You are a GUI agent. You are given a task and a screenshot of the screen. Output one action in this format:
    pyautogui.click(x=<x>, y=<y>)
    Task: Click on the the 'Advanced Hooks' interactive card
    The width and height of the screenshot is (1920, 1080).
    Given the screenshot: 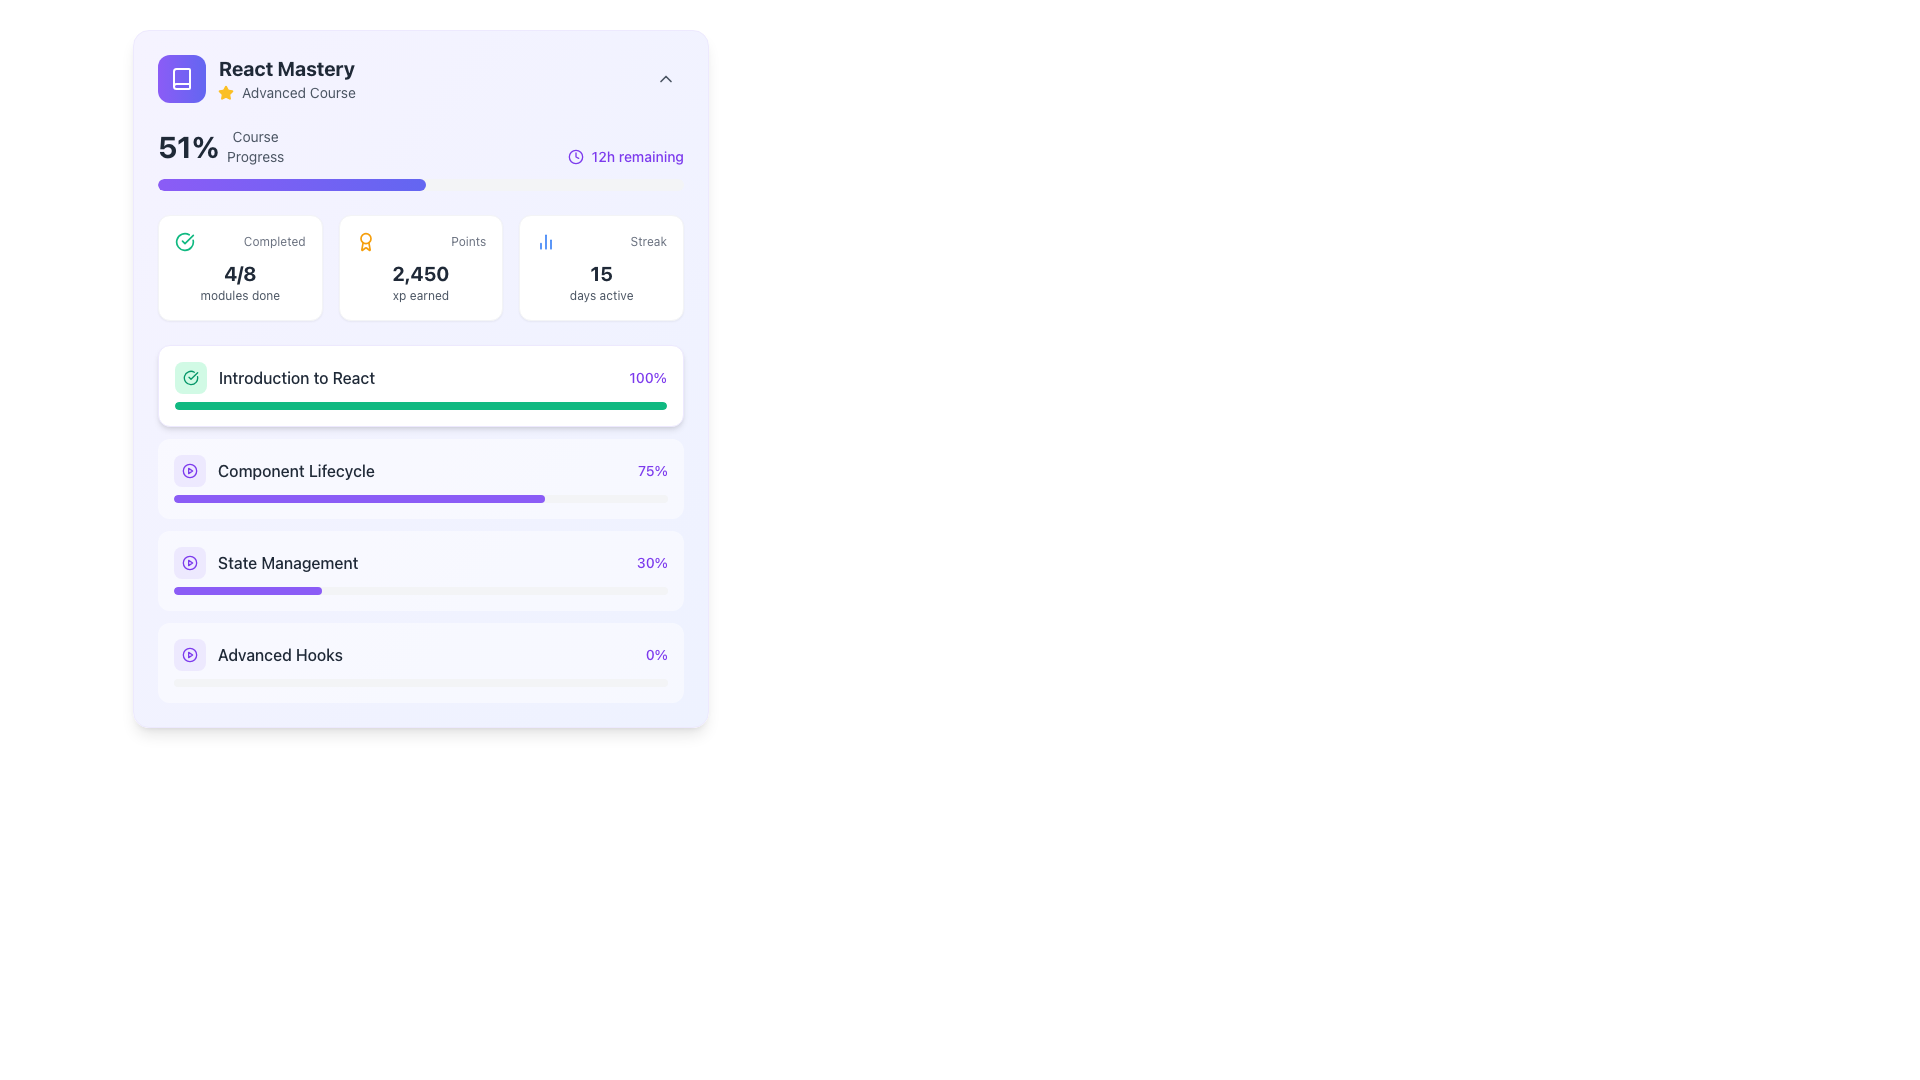 What is the action you would take?
    pyautogui.click(x=420, y=663)
    